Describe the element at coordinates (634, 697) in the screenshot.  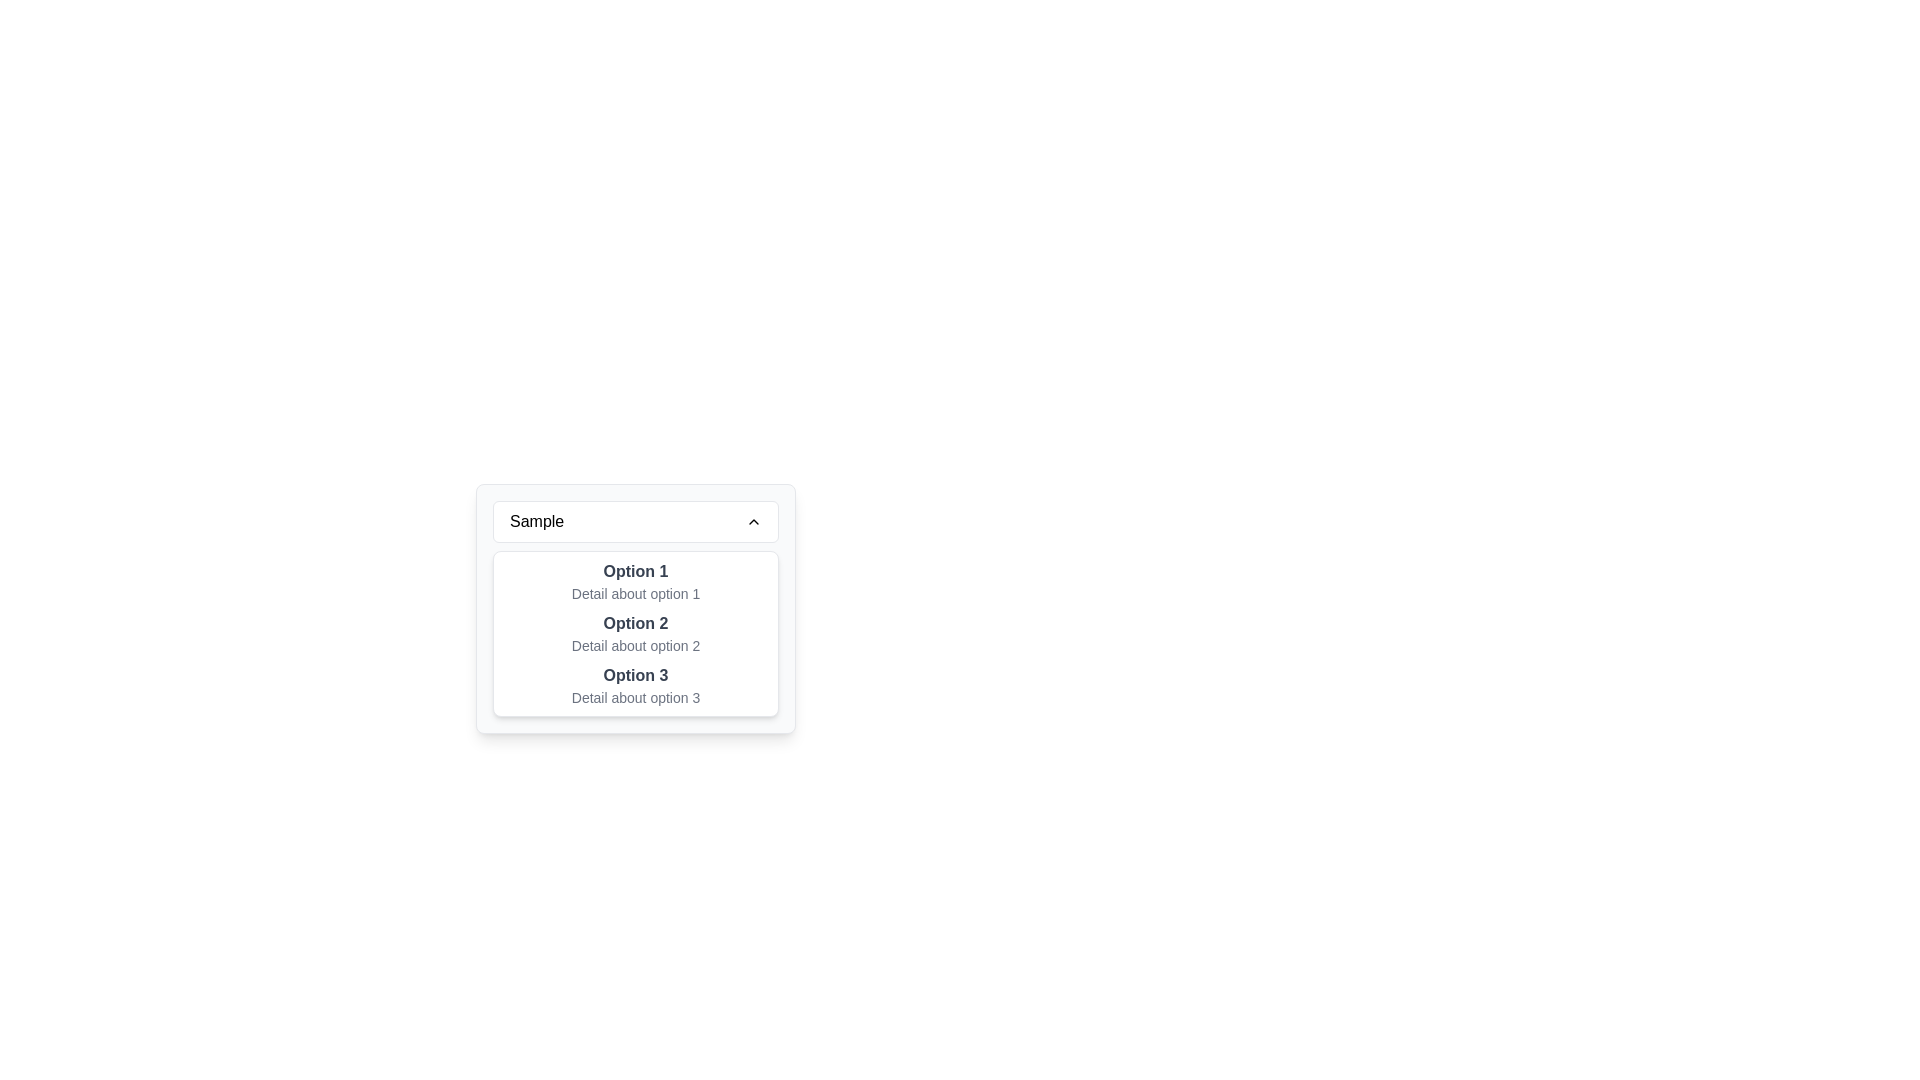
I see `the descriptive text element for 'Option 3' located at the lower part of the dropdown interface` at that location.